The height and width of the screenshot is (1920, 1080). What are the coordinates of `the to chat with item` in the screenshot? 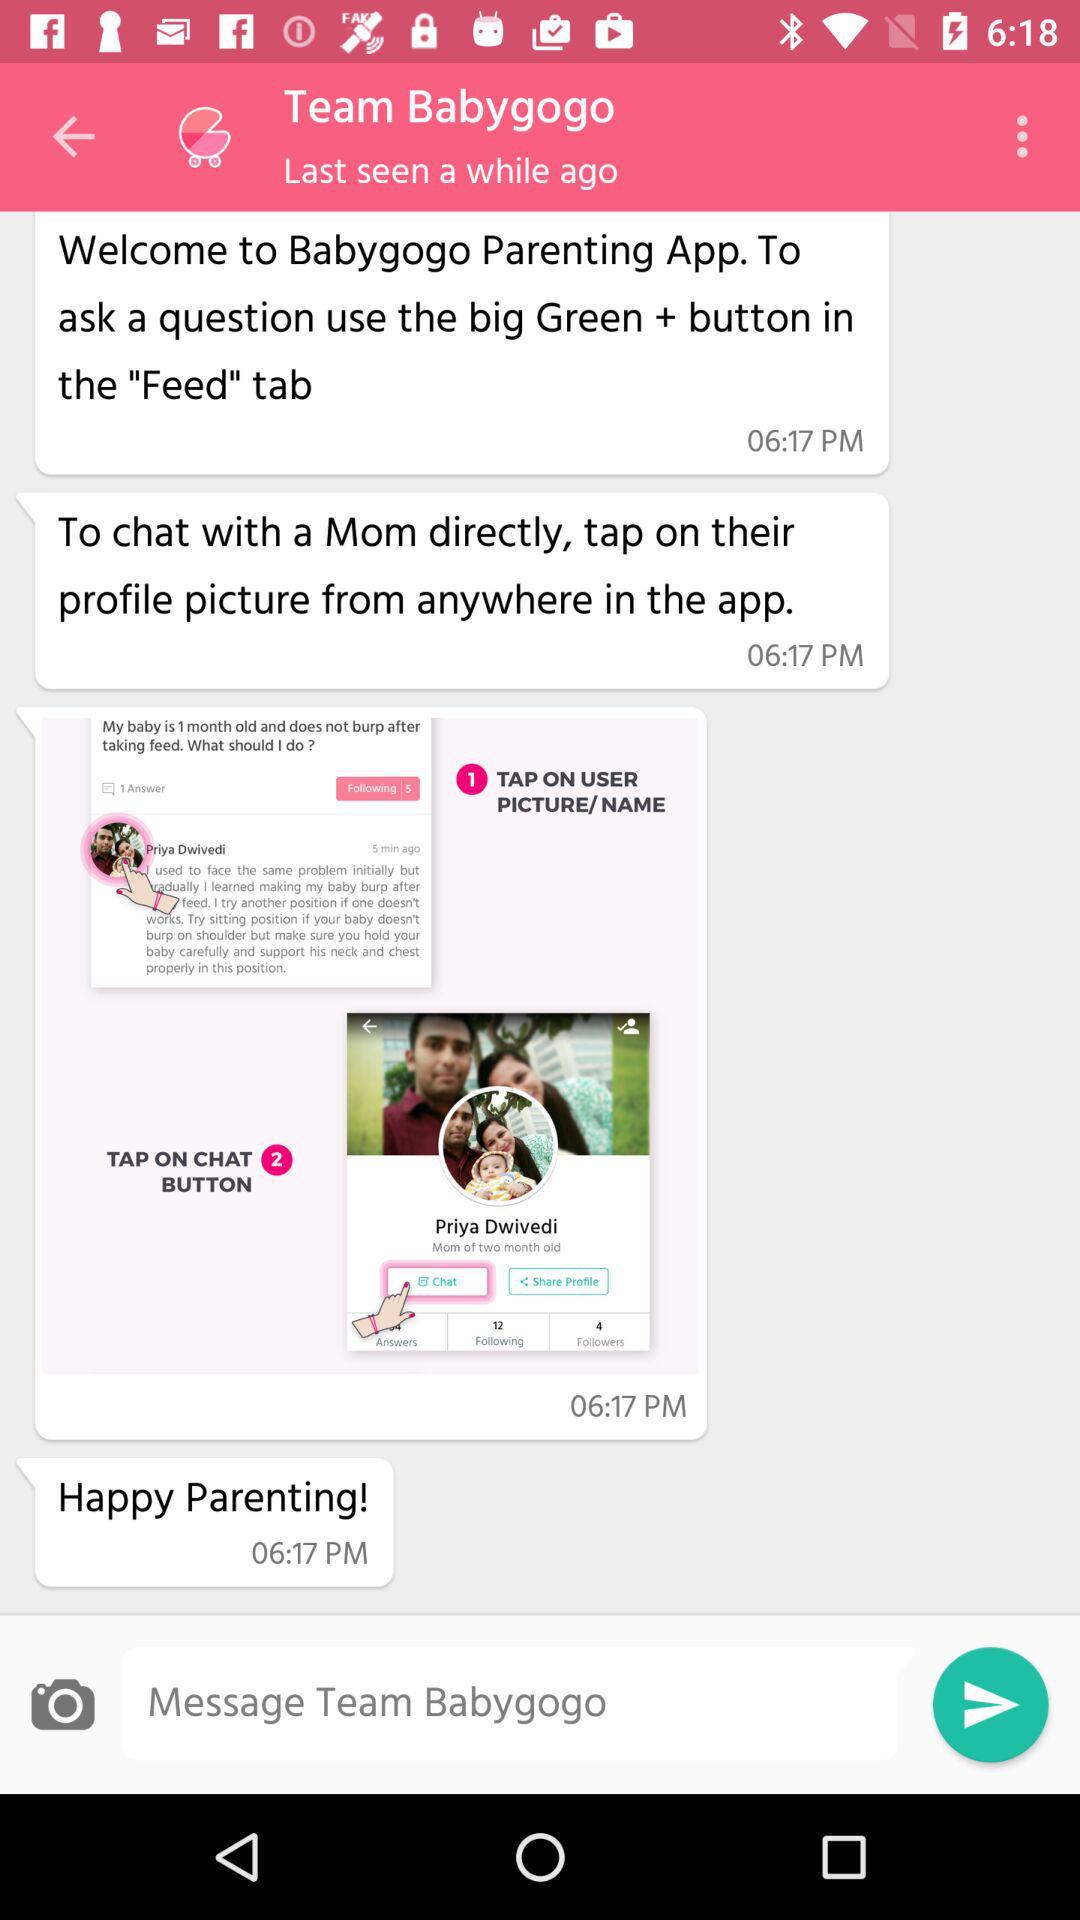 It's located at (461, 567).